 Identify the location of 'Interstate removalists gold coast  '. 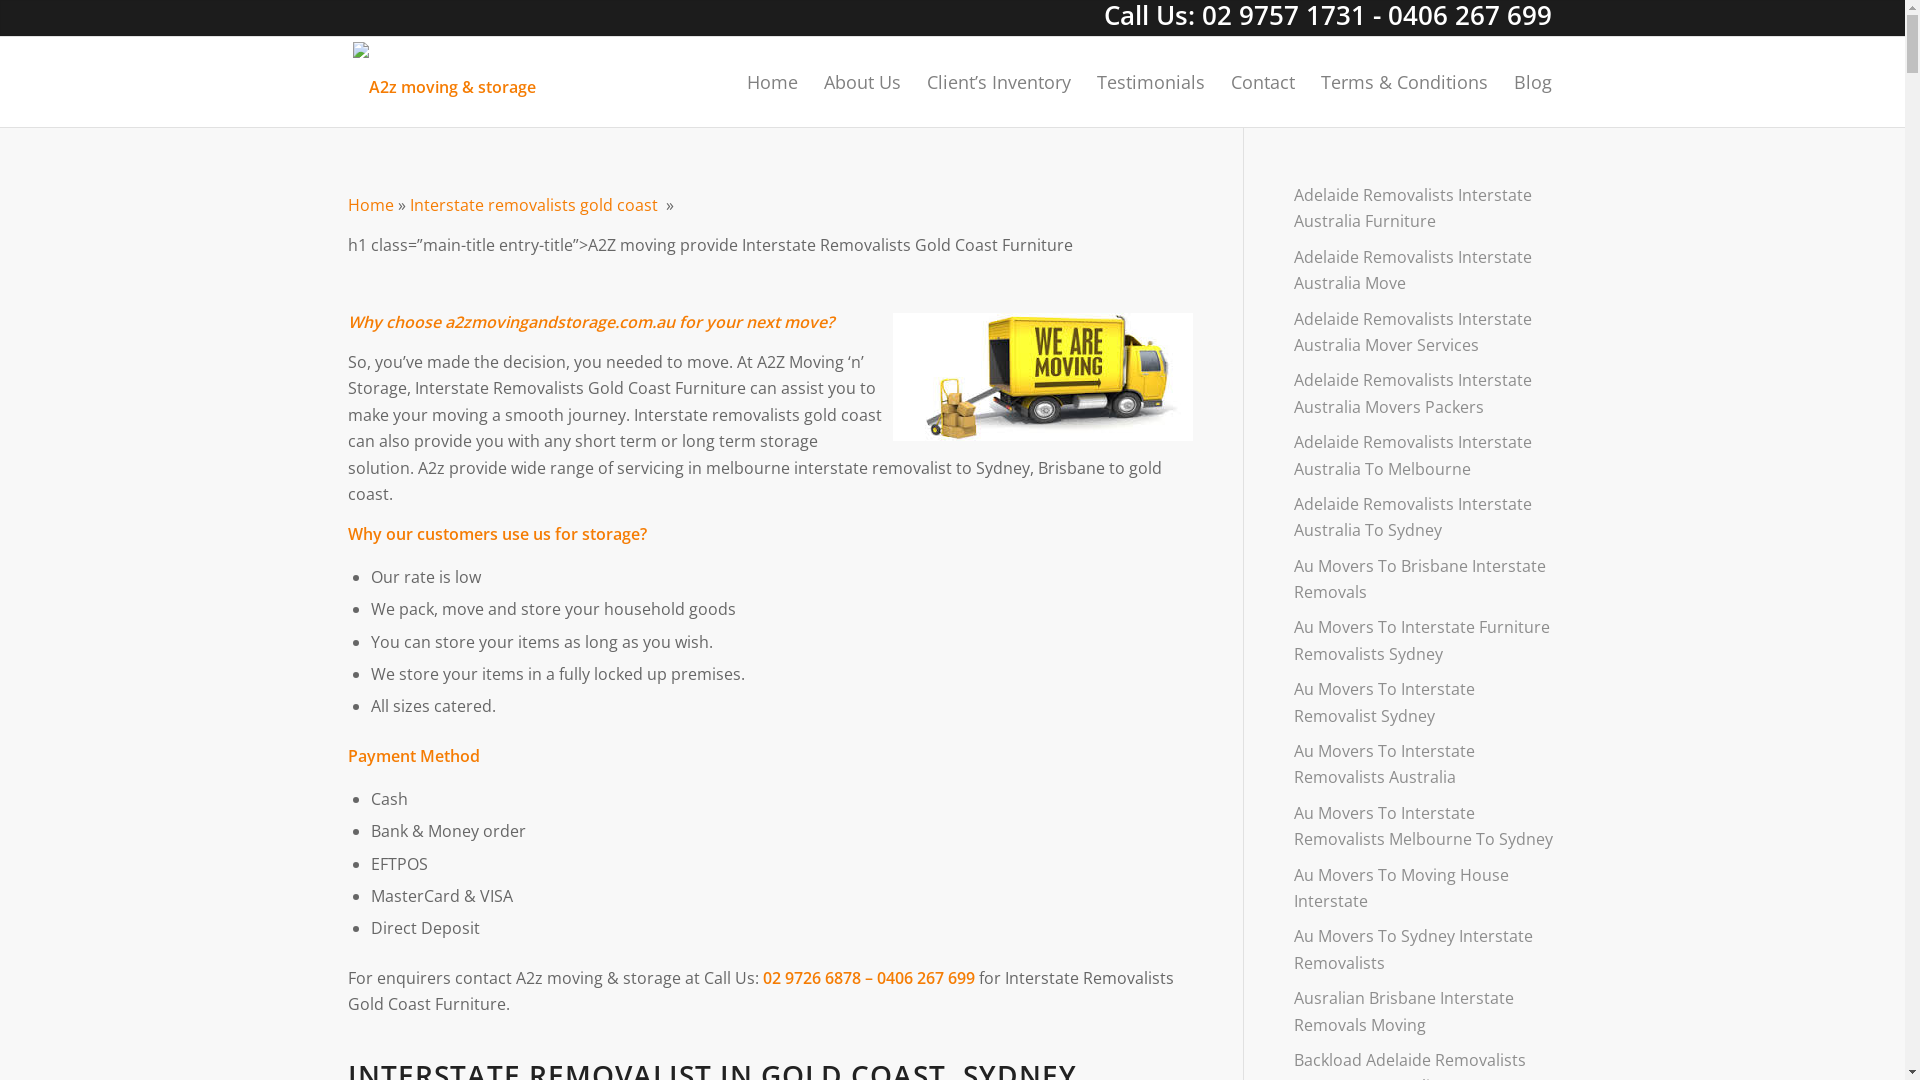
(537, 204).